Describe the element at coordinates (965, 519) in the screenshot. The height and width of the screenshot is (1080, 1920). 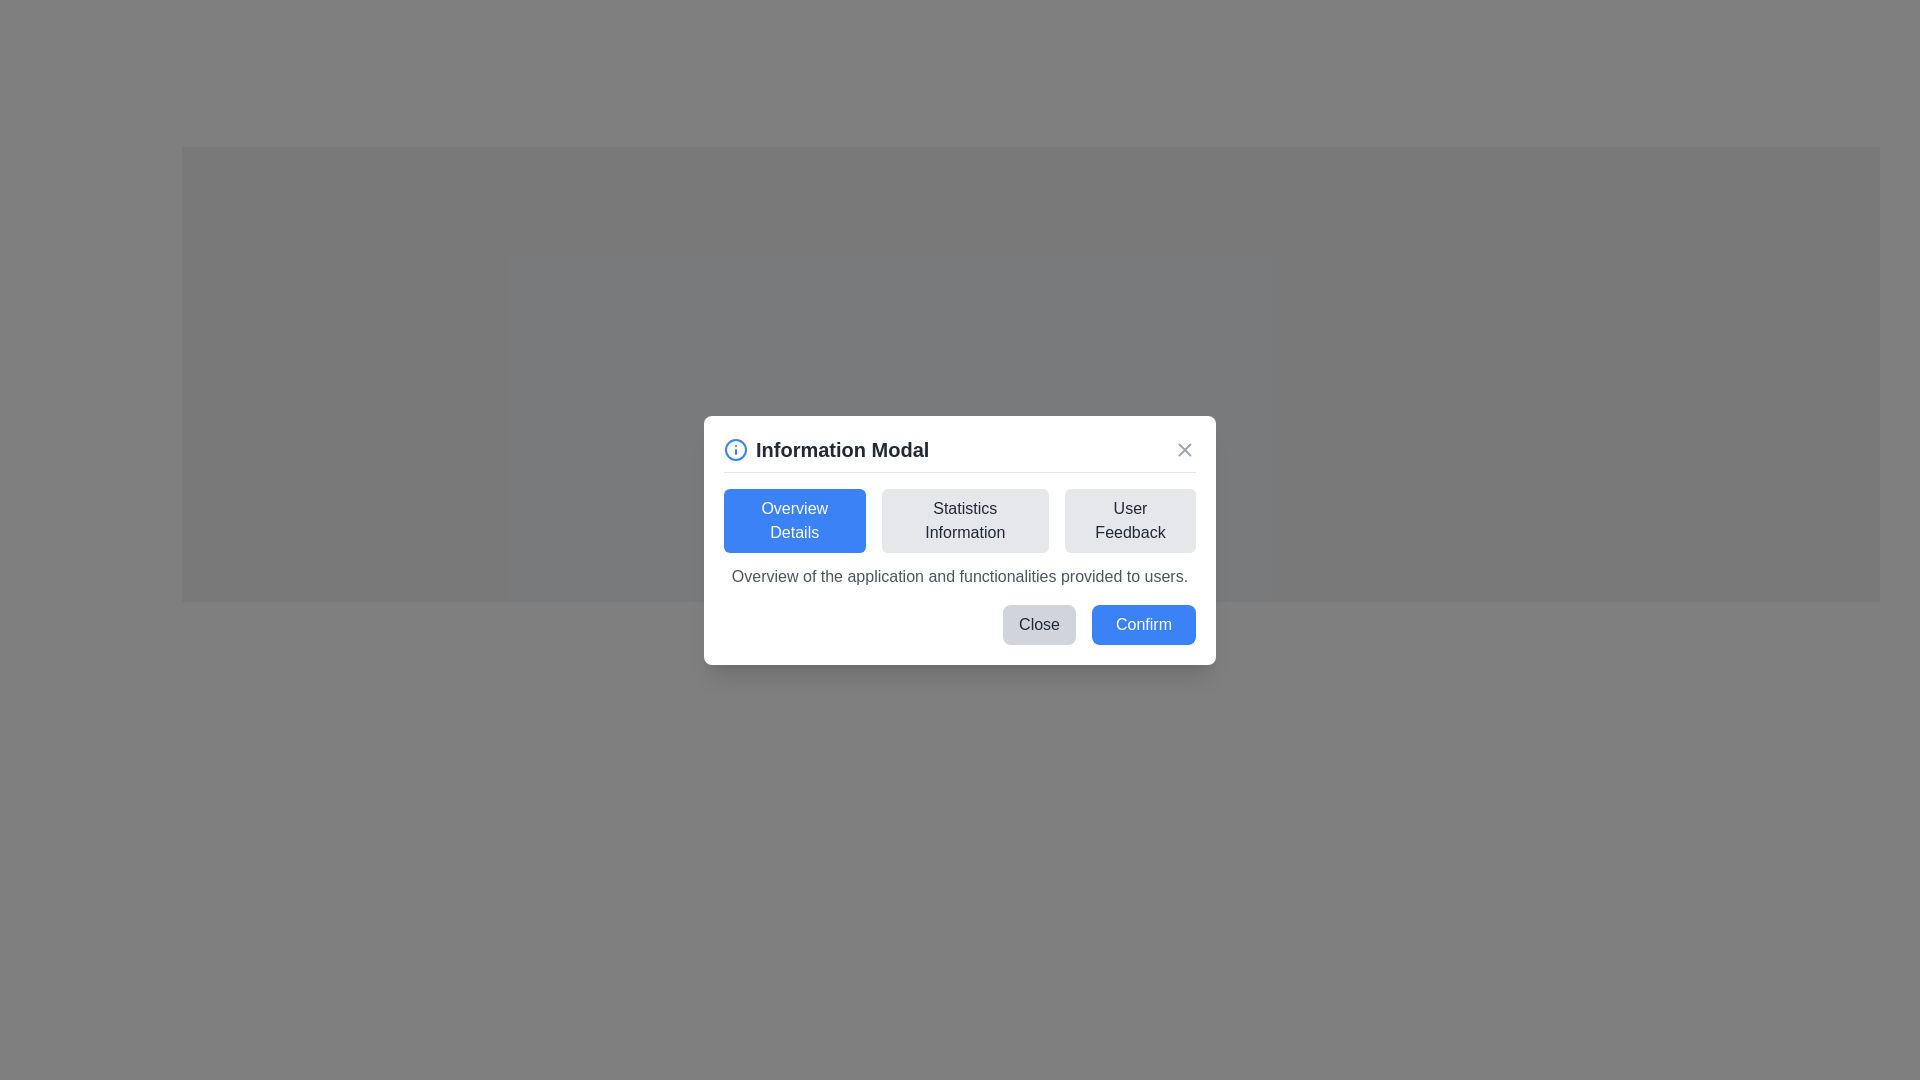
I see `the second button in a group of three buttons, located between 'Overview Details' and 'User Feedback'` at that location.